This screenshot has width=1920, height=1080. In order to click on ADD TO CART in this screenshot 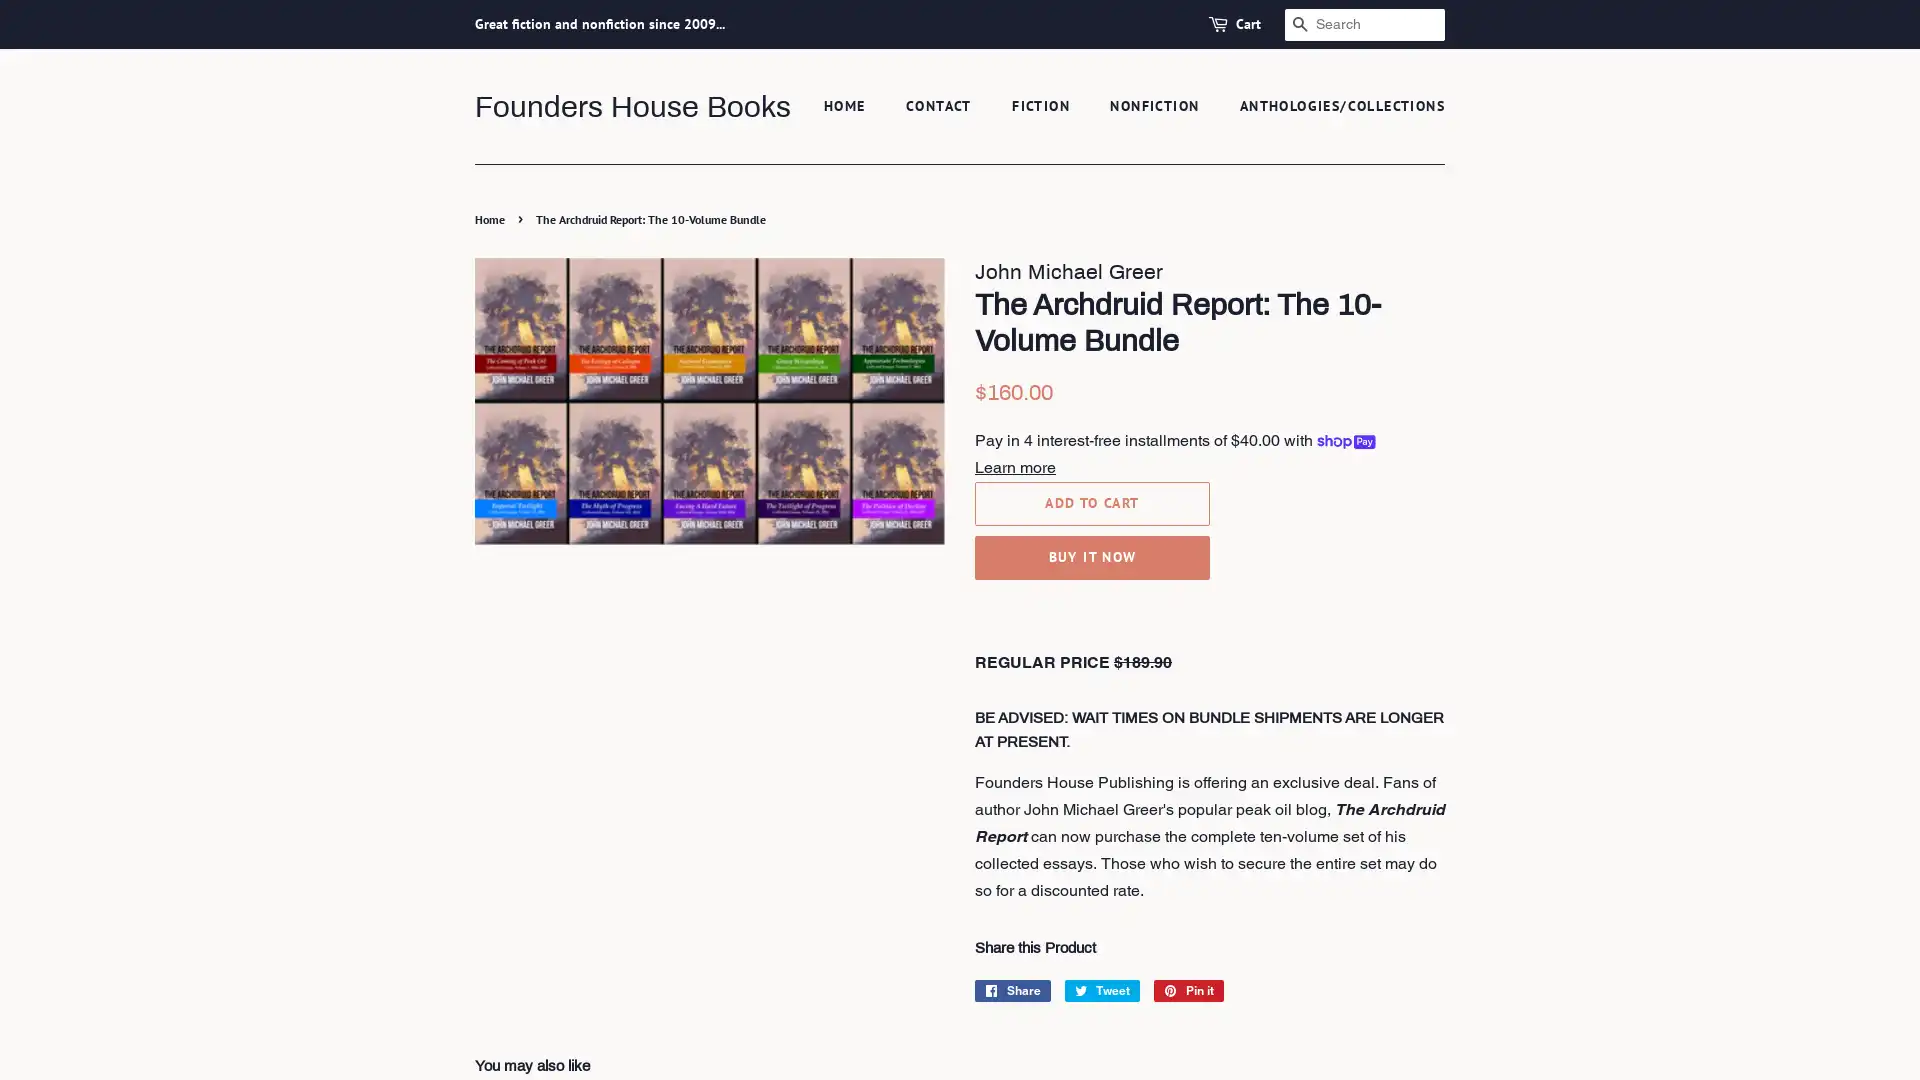, I will do `click(1091, 501)`.